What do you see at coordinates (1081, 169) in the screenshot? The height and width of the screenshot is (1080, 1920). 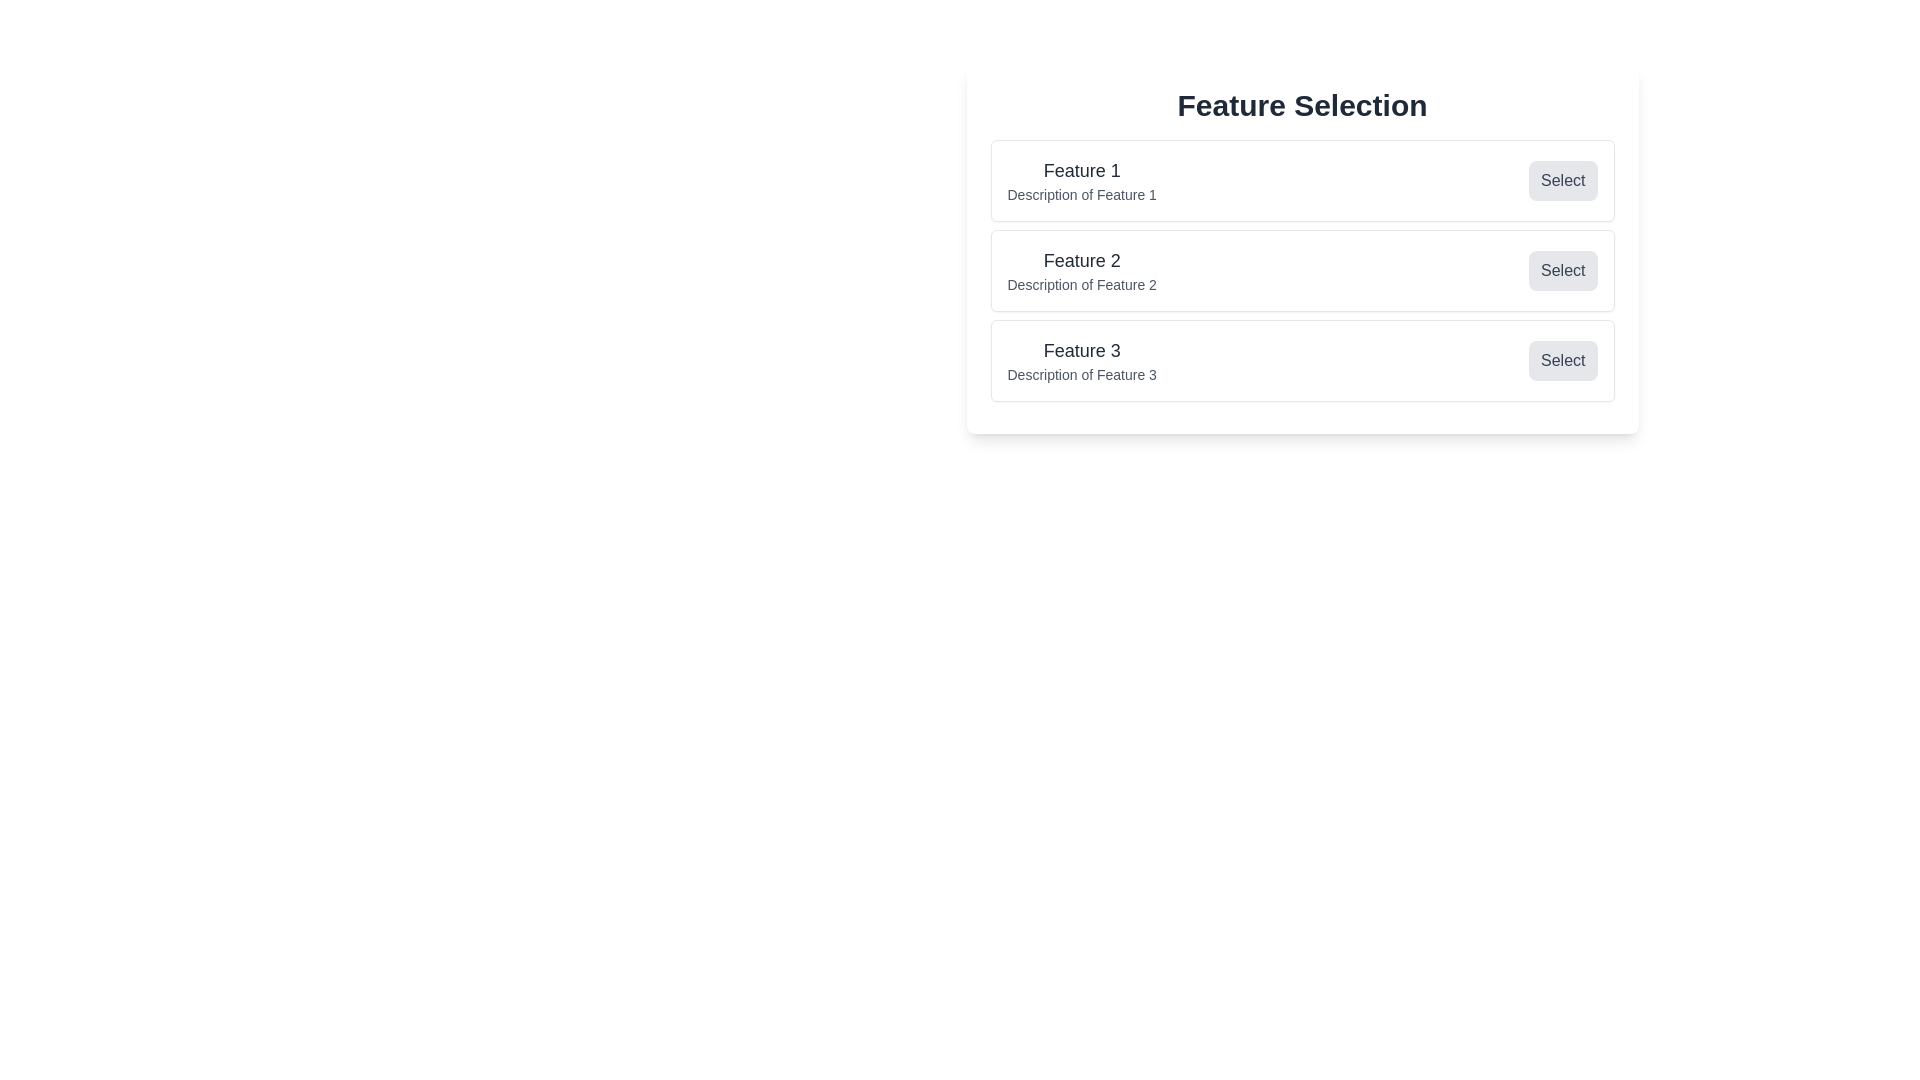 I see `the Text label that serves as a title or identifier for the corresponding feature, located at the center of a white card-like UI element, above its sibling description element` at bounding box center [1081, 169].